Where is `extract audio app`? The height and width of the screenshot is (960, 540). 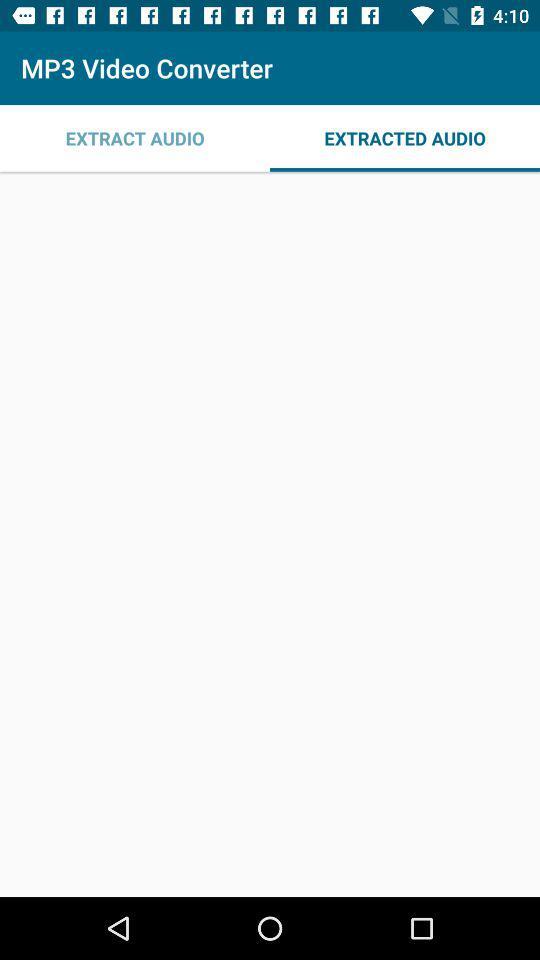 extract audio app is located at coordinates (135, 137).